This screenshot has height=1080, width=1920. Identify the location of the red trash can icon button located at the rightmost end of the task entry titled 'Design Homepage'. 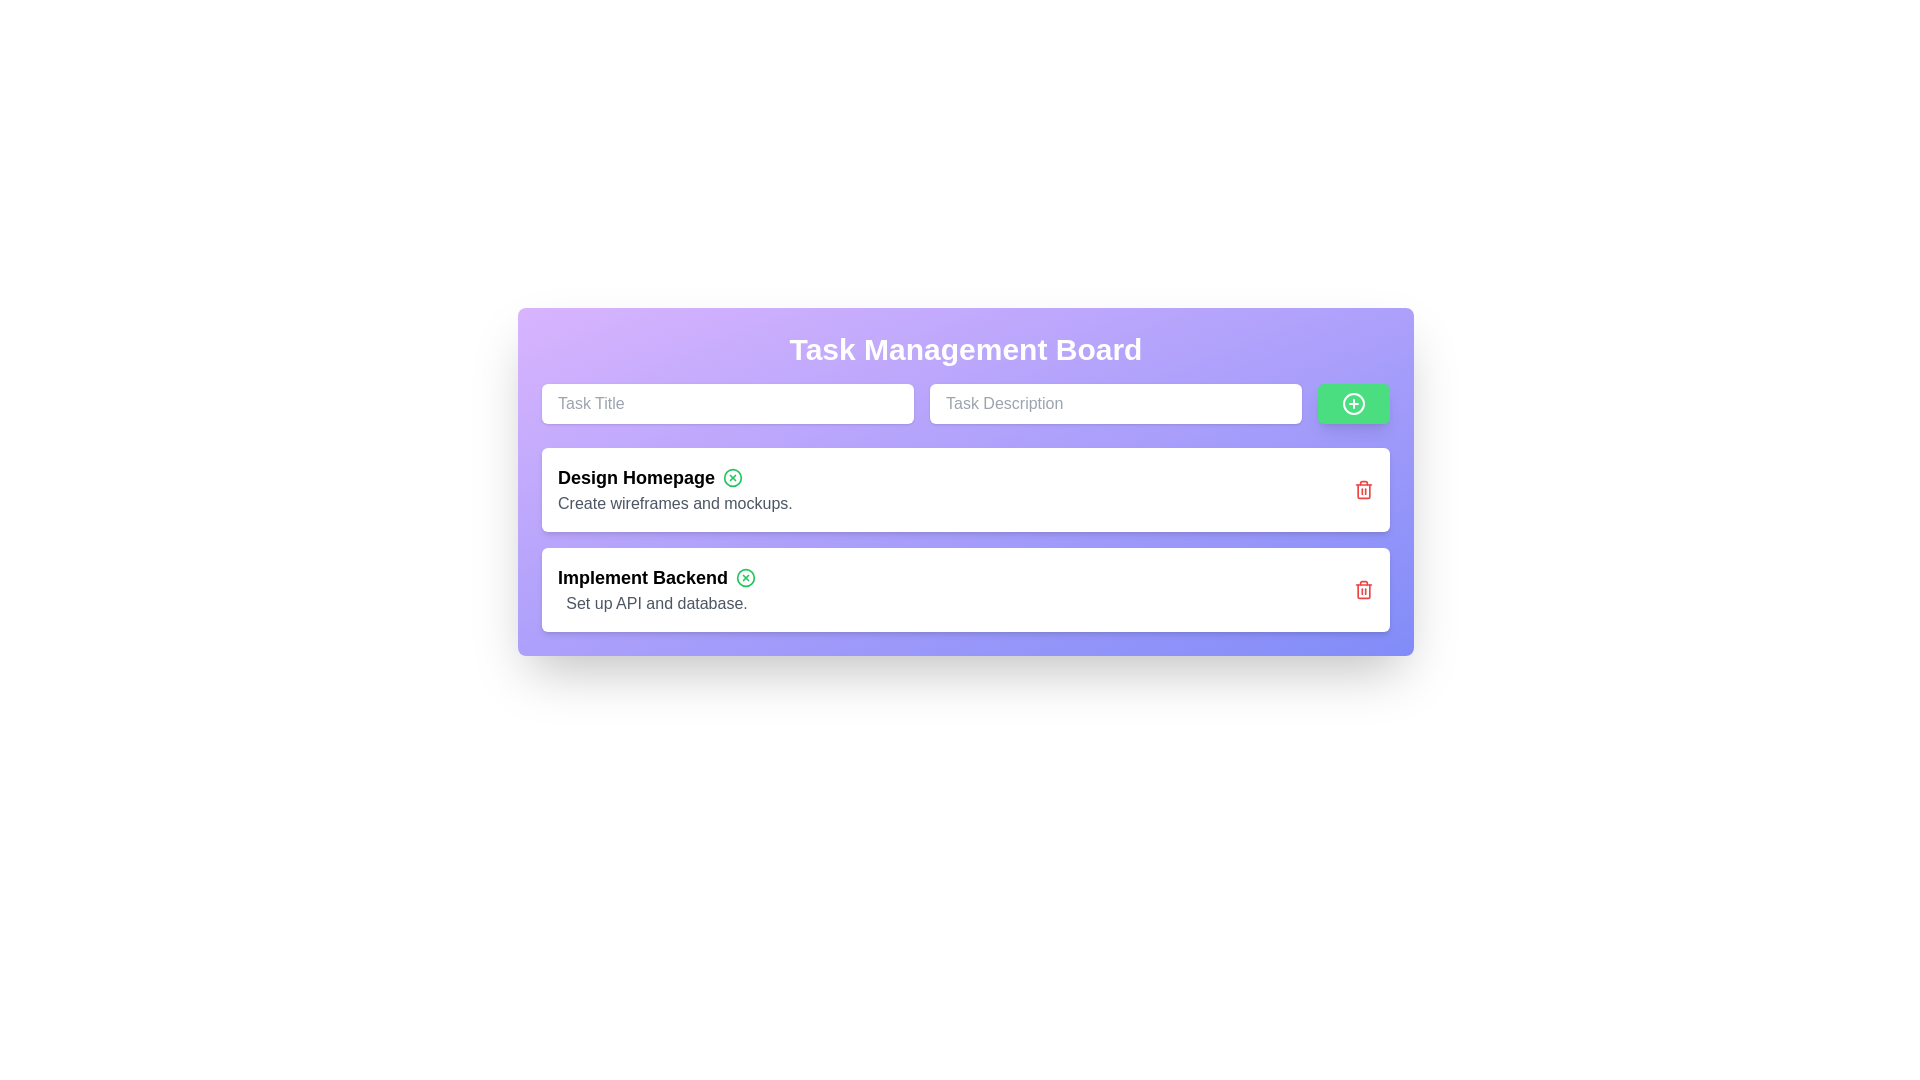
(1362, 489).